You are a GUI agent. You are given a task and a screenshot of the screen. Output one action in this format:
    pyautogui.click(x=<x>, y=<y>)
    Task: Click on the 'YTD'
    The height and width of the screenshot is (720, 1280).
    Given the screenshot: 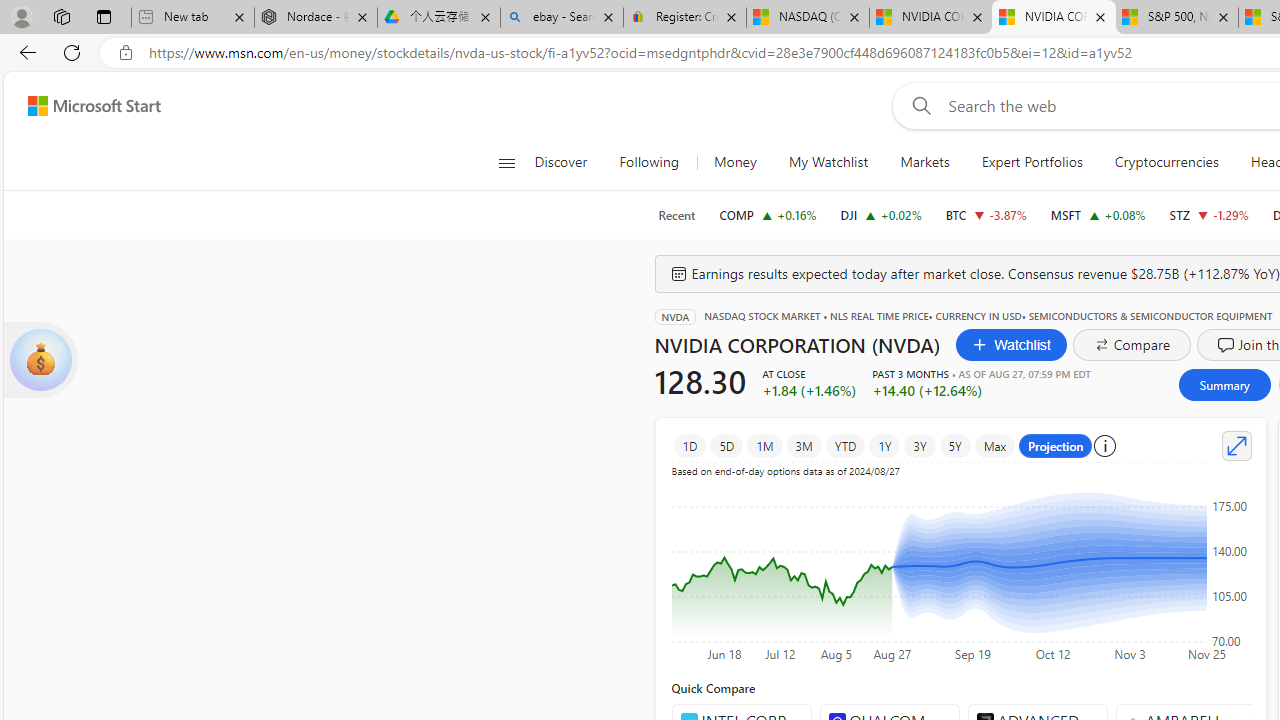 What is the action you would take?
    pyautogui.click(x=846, y=445)
    